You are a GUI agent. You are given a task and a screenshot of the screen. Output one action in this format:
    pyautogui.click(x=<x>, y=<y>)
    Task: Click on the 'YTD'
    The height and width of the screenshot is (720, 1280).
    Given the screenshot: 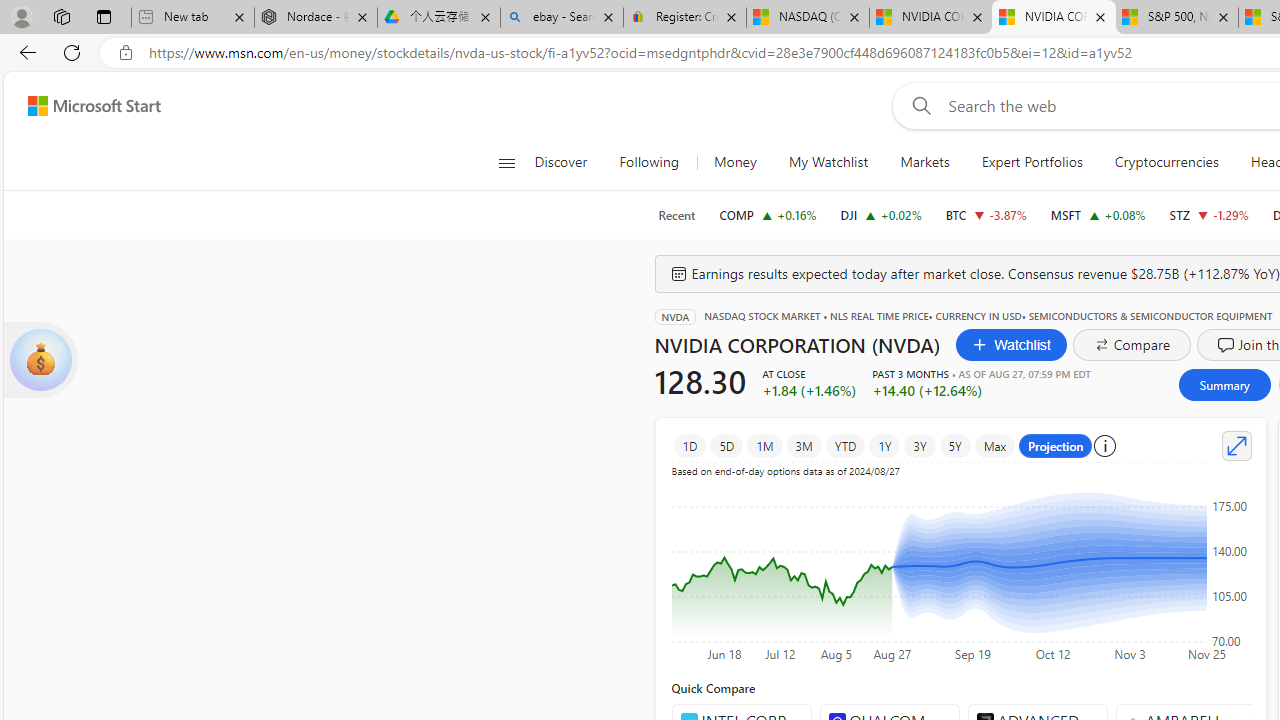 What is the action you would take?
    pyautogui.click(x=846, y=445)
    